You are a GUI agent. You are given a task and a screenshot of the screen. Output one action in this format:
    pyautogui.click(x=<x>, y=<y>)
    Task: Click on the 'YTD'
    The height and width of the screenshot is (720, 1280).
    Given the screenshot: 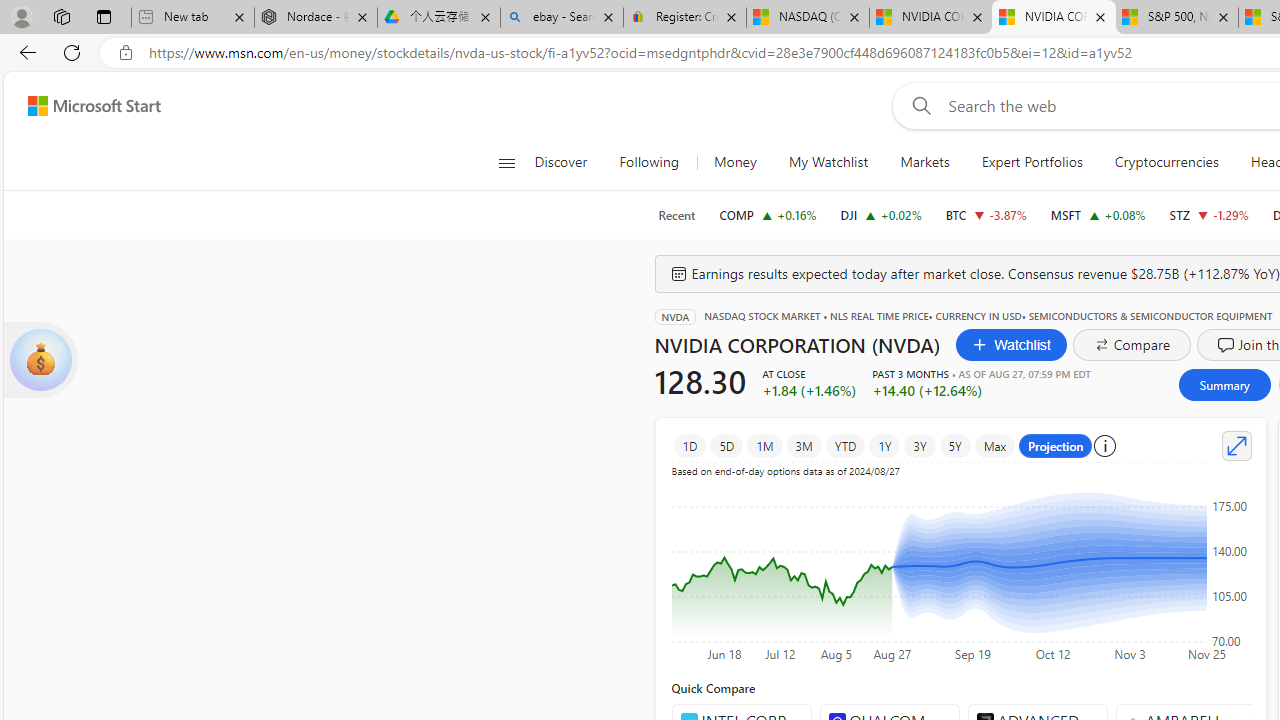 What is the action you would take?
    pyautogui.click(x=846, y=445)
    